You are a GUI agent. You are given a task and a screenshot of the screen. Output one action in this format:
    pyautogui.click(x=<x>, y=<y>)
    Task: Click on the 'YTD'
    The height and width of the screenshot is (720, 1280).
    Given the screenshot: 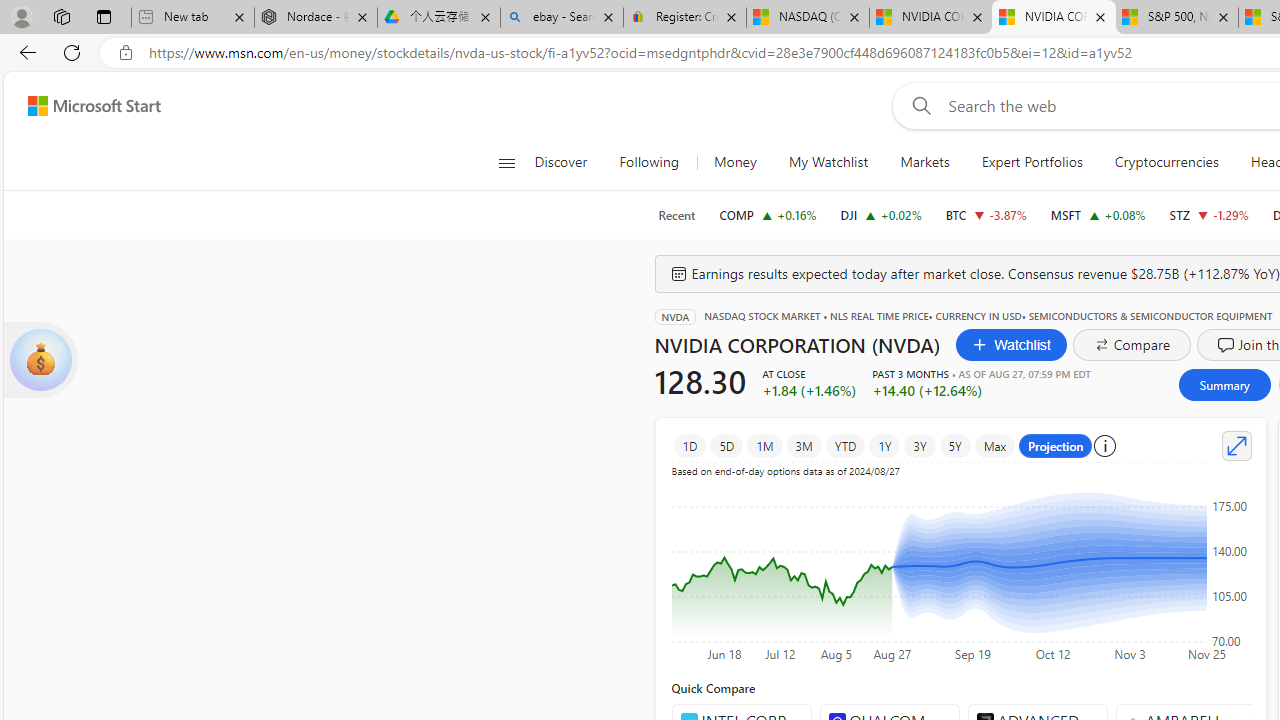 What is the action you would take?
    pyautogui.click(x=846, y=445)
    